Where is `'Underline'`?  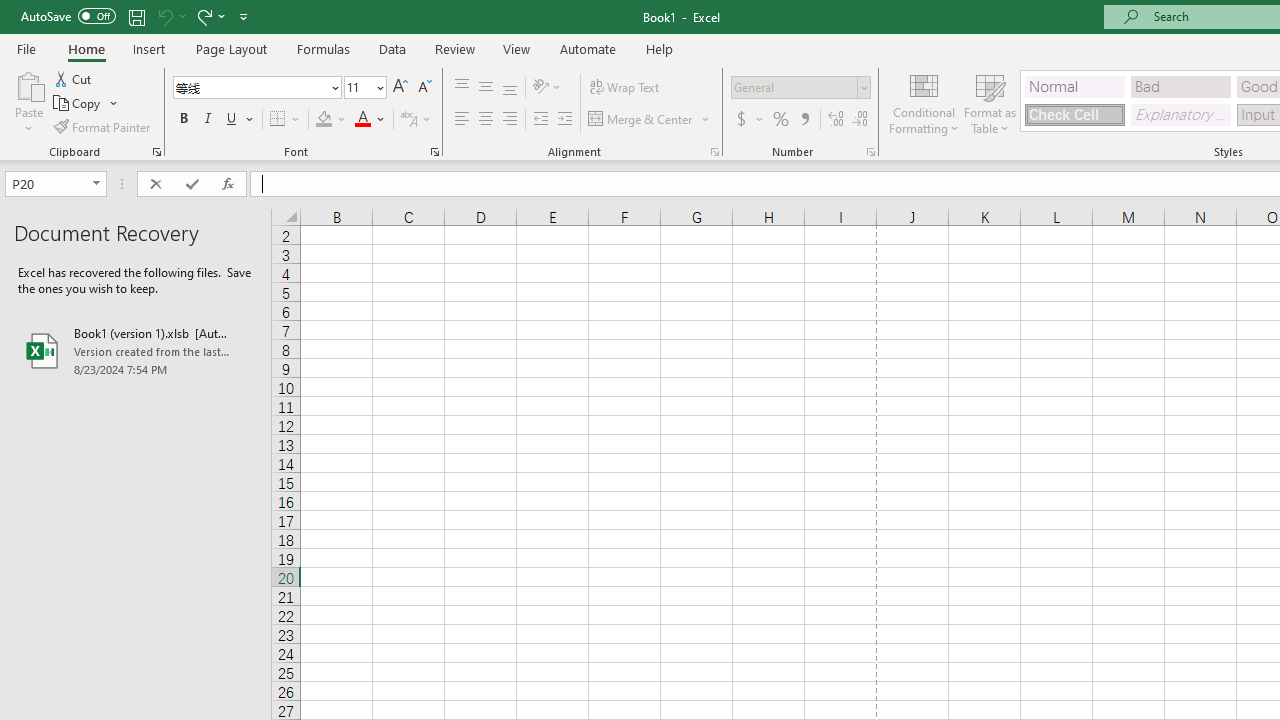 'Underline' is located at coordinates (240, 119).